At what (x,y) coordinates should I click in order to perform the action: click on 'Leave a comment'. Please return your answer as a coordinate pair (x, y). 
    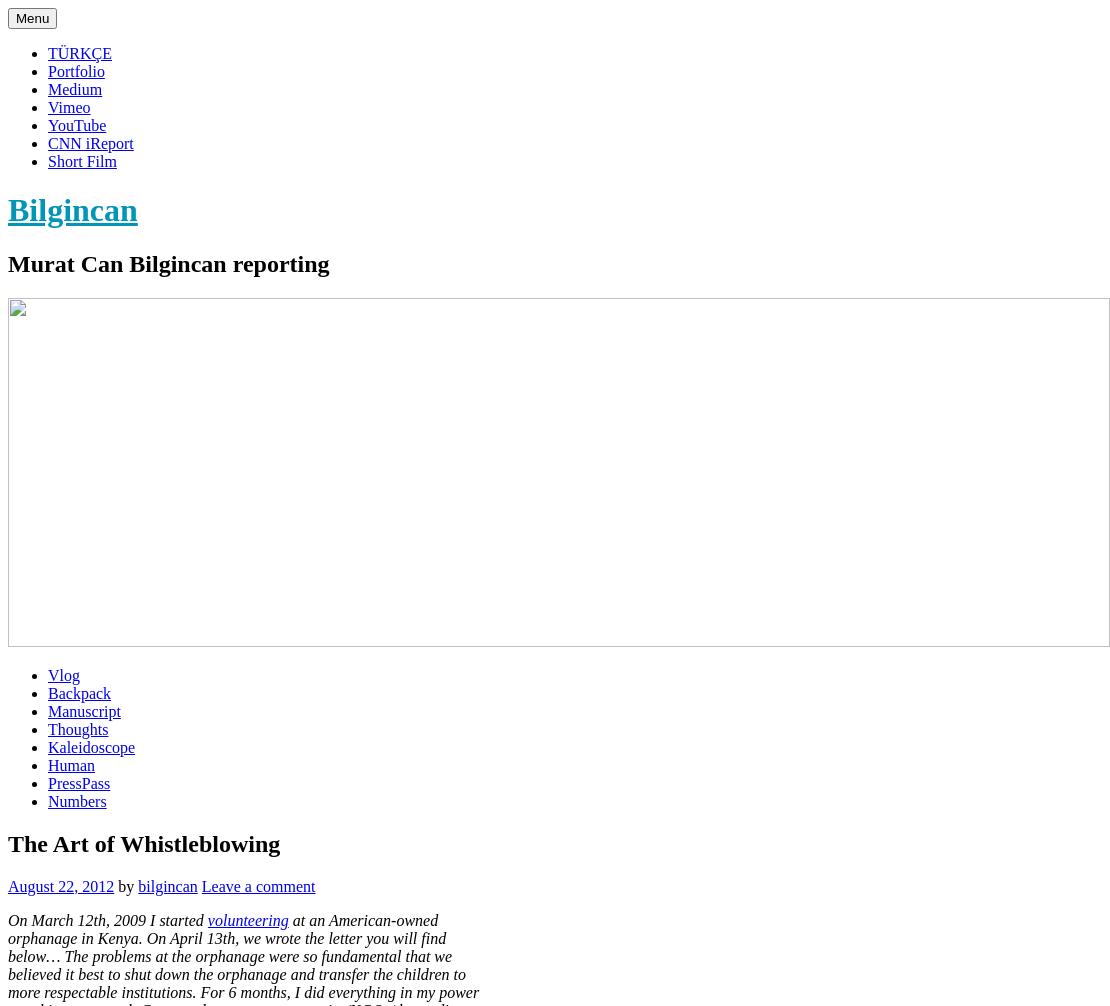
    Looking at the image, I should click on (257, 884).